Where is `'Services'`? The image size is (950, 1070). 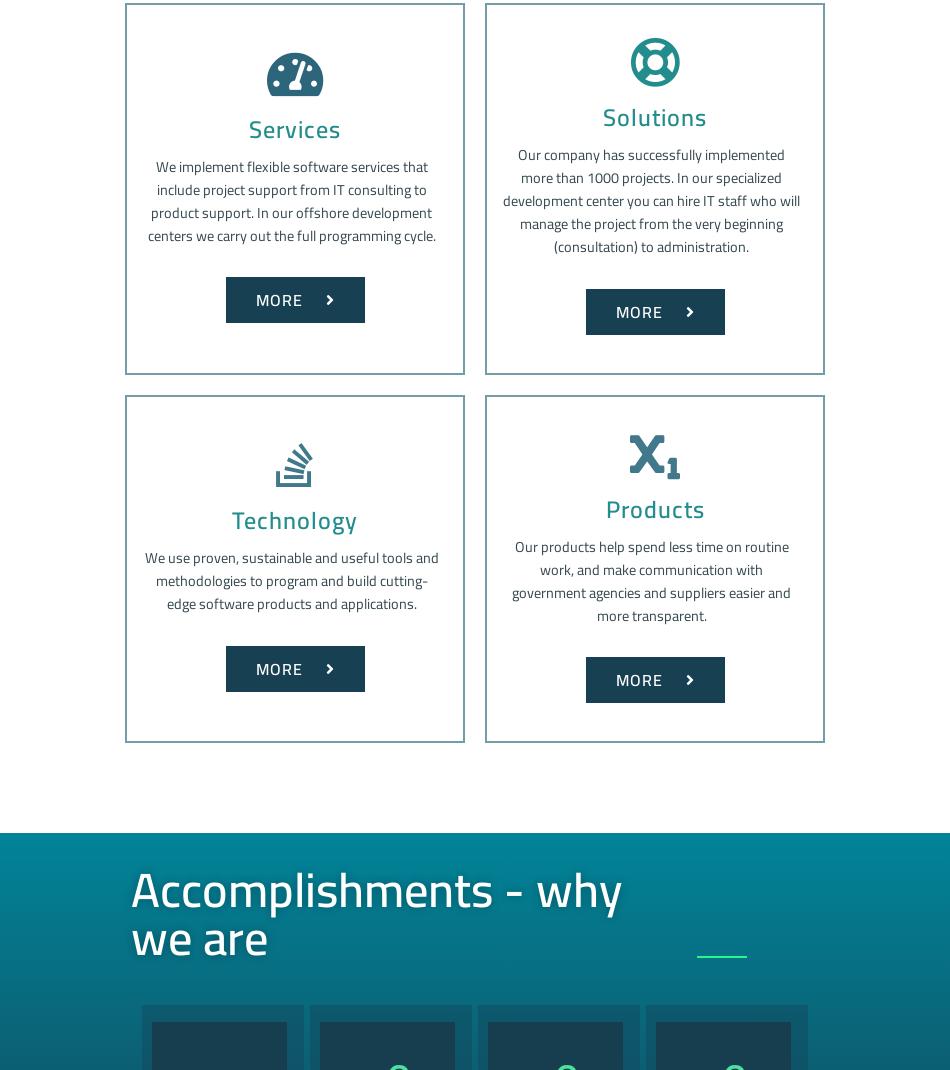 'Services' is located at coordinates (293, 128).